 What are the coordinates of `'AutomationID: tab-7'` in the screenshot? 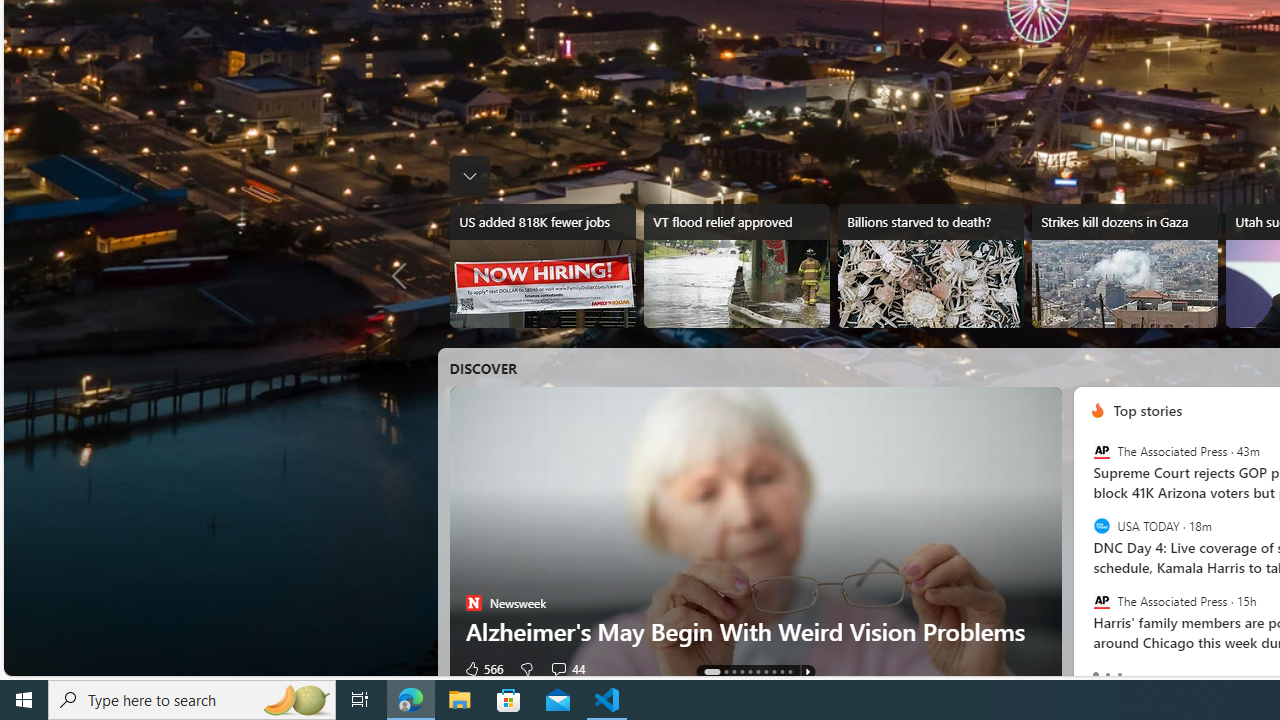 It's located at (773, 672).